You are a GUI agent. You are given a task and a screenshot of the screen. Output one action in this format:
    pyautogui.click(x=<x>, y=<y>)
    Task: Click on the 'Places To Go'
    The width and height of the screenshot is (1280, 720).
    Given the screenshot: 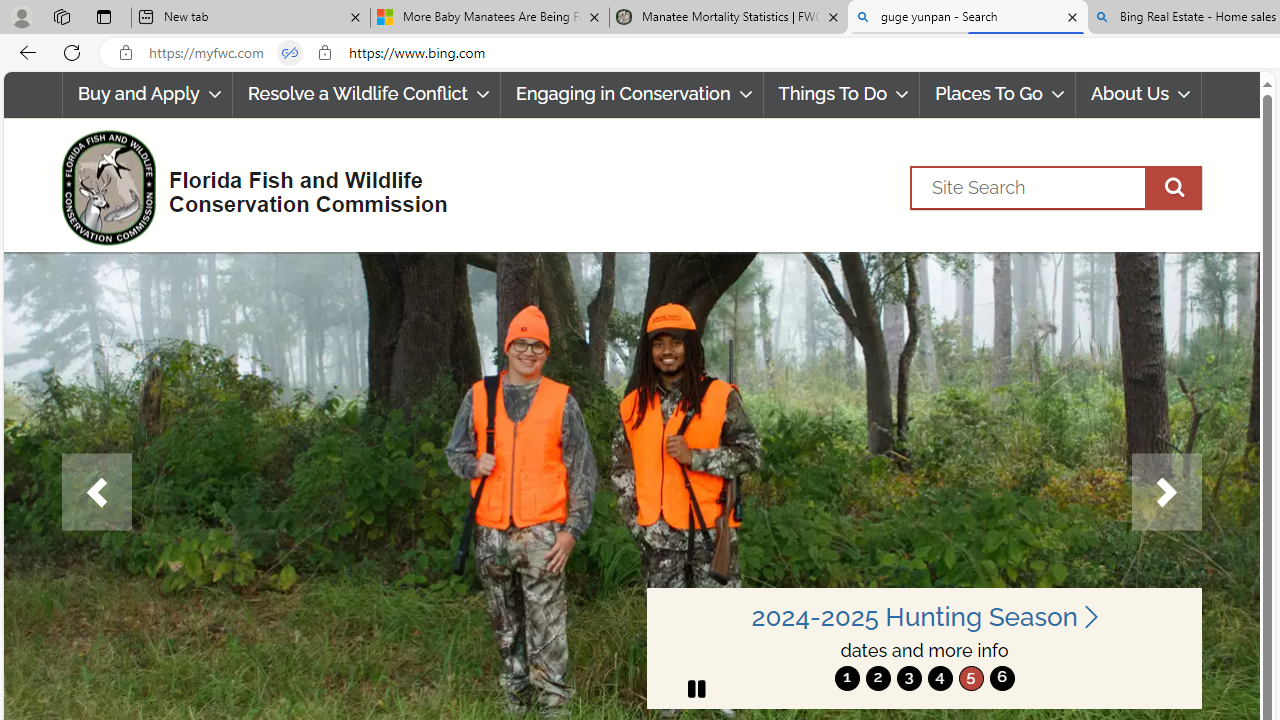 What is the action you would take?
    pyautogui.click(x=997, y=94)
    